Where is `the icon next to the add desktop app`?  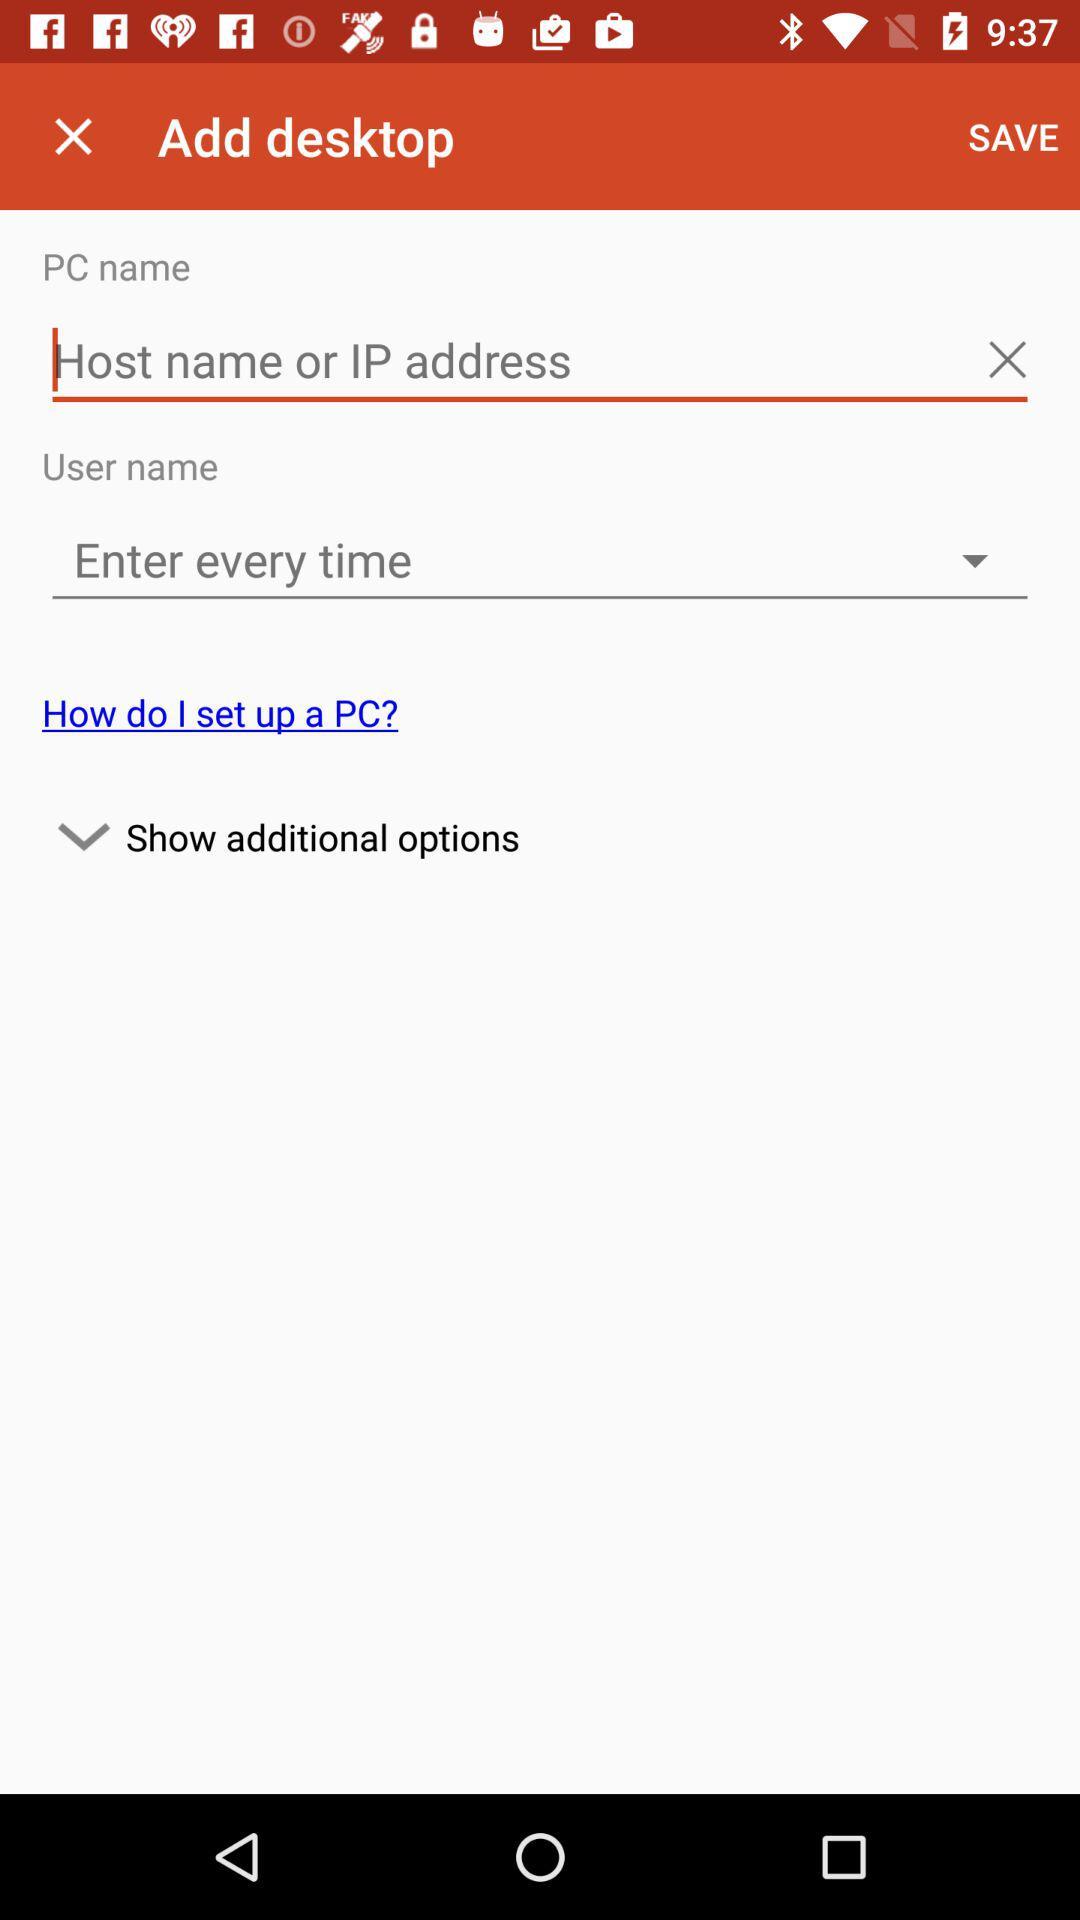
the icon next to the add desktop app is located at coordinates (72, 135).